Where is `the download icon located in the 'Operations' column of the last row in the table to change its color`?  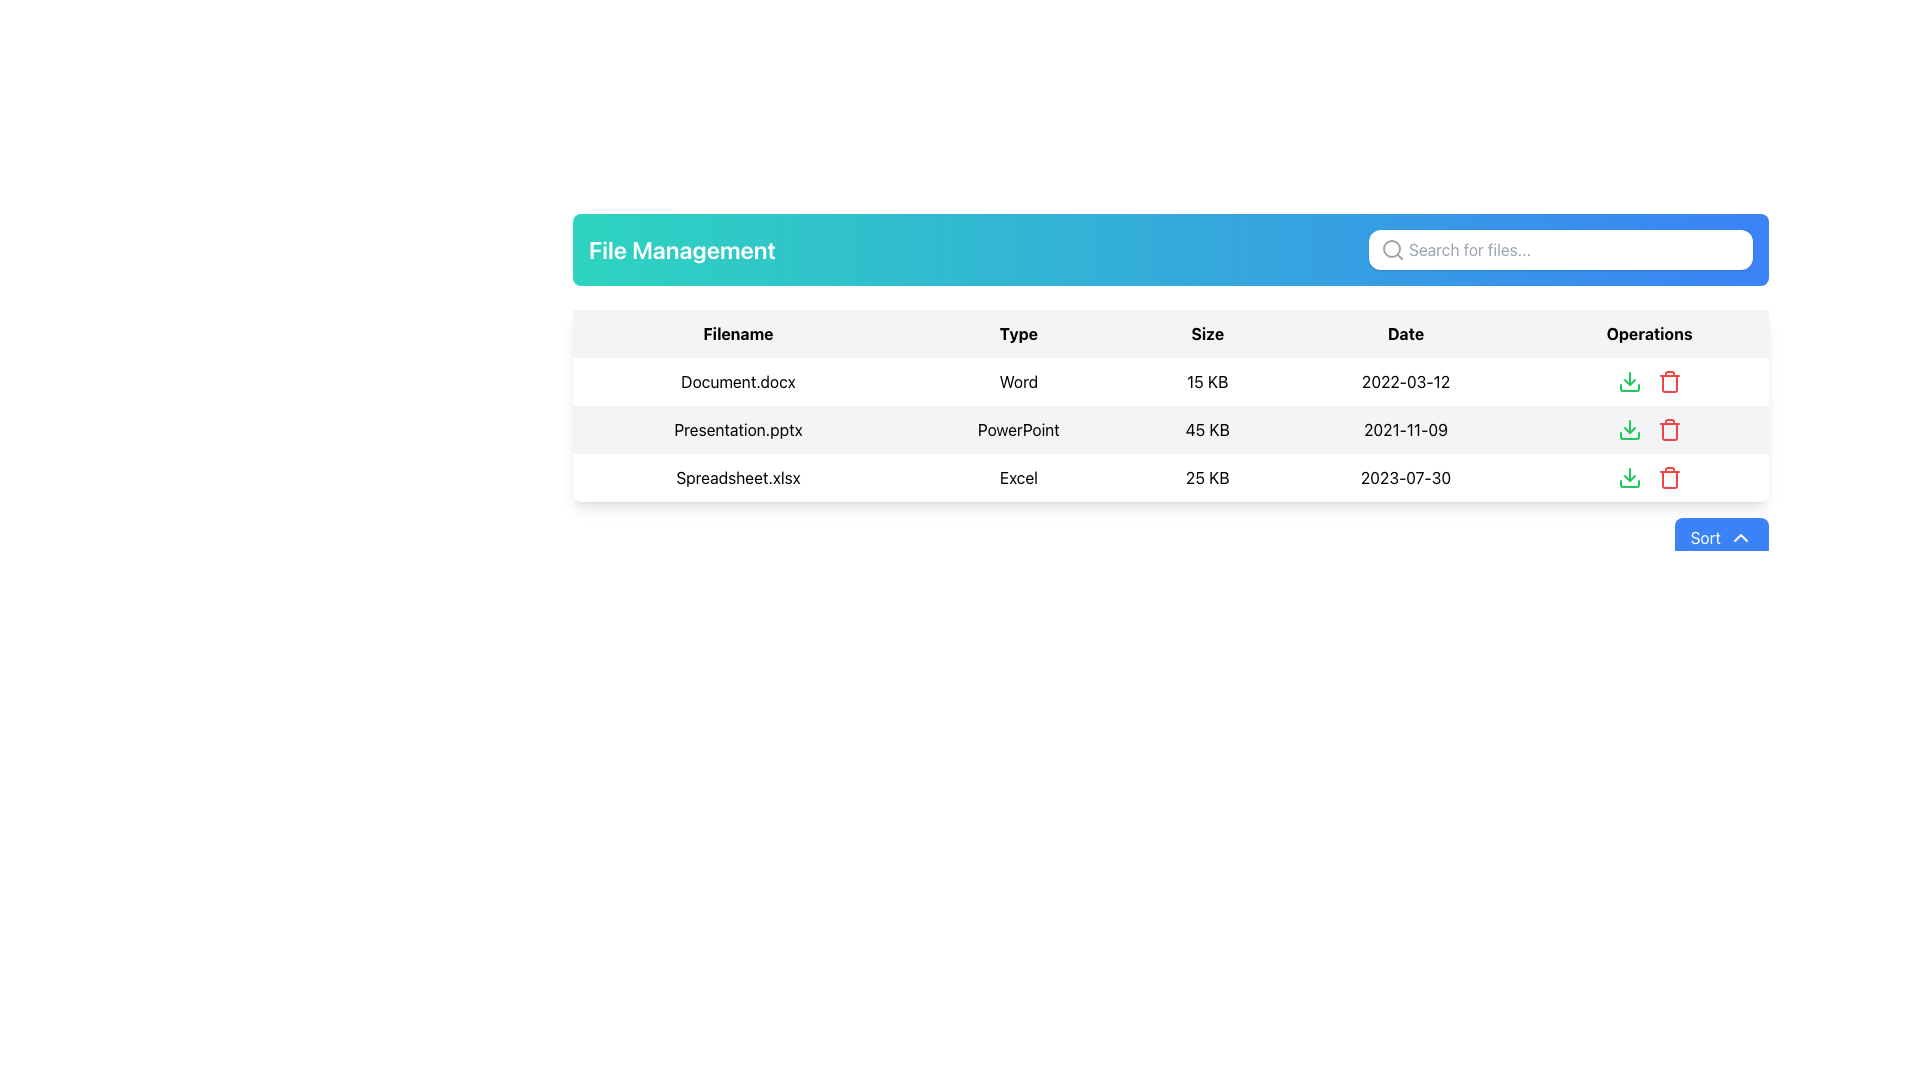 the download icon located in the 'Operations' column of the last row in the table to change its color is located at coordinates (1629, 478).